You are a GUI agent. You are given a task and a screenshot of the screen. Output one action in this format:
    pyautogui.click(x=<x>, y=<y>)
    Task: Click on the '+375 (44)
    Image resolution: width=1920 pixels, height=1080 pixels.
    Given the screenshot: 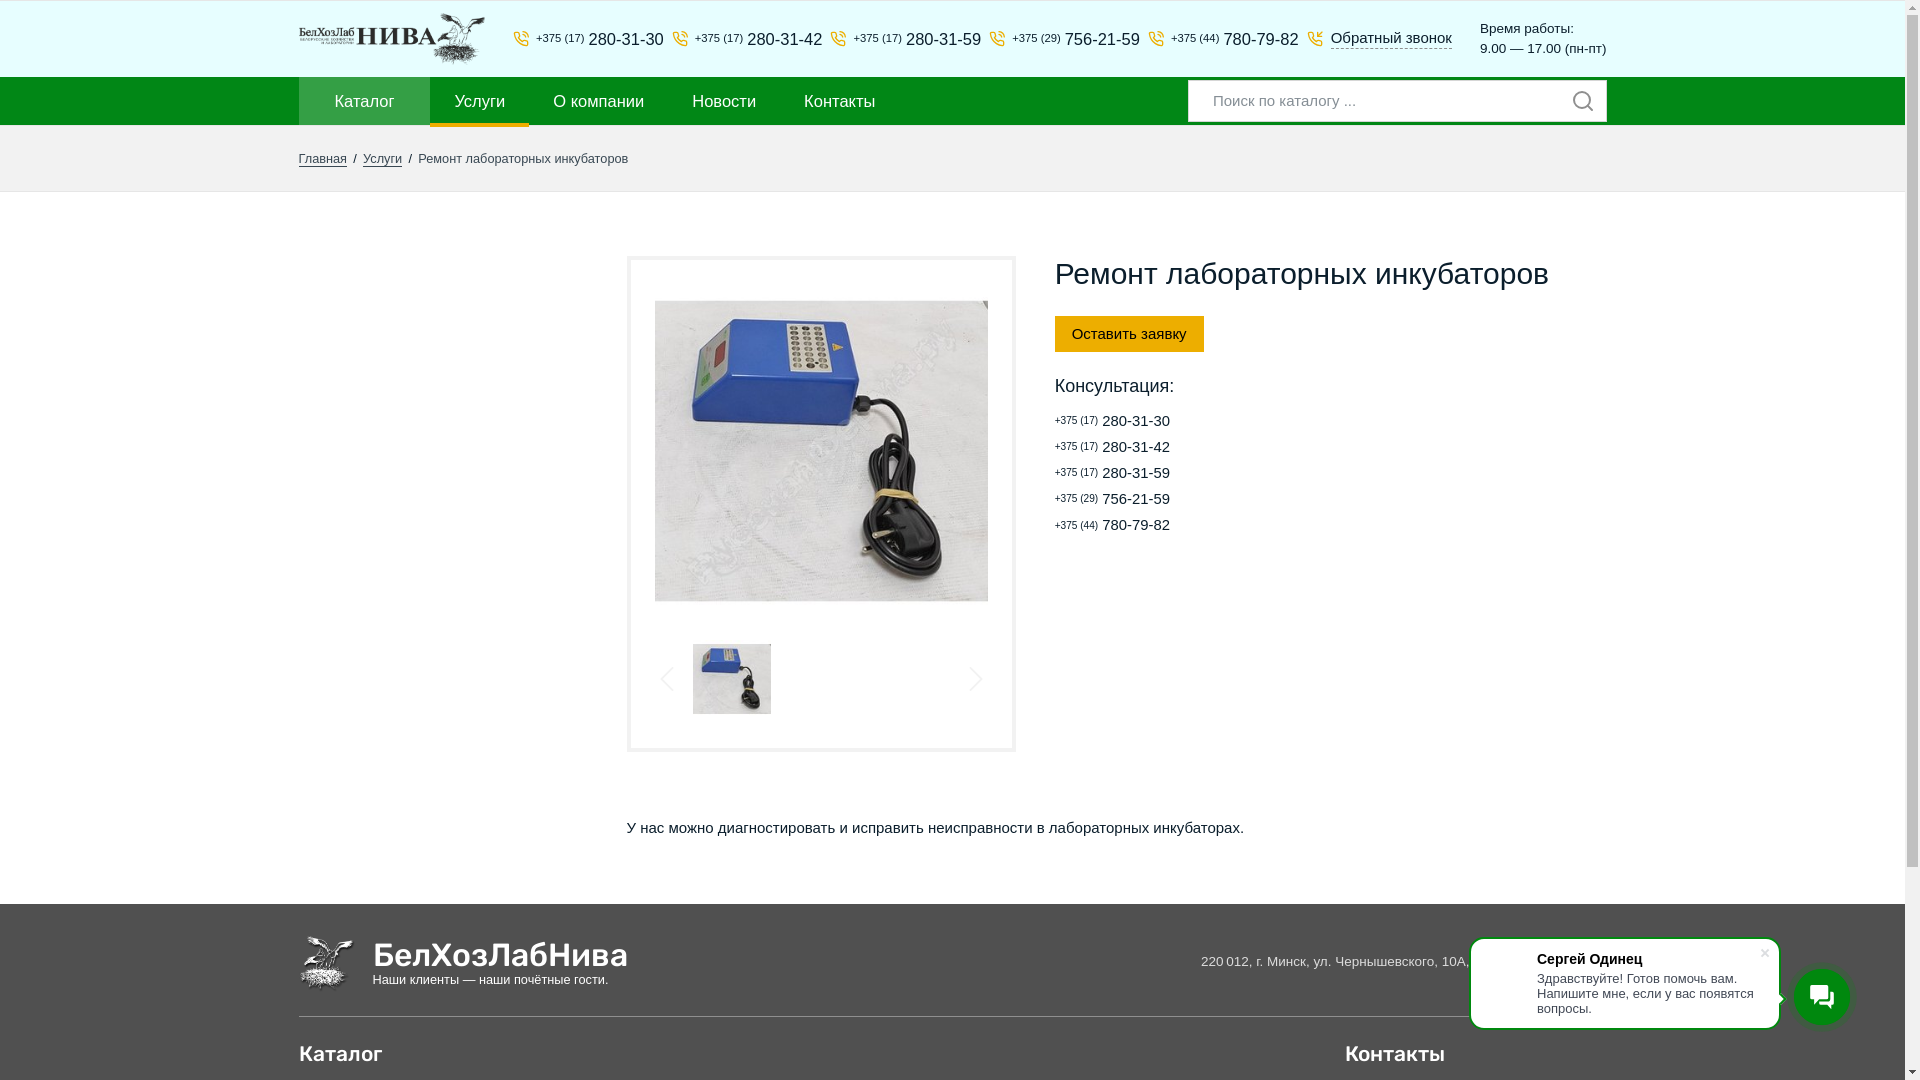 What is the action you would take?
    pyautogui.click(x=1054, y=524)
    